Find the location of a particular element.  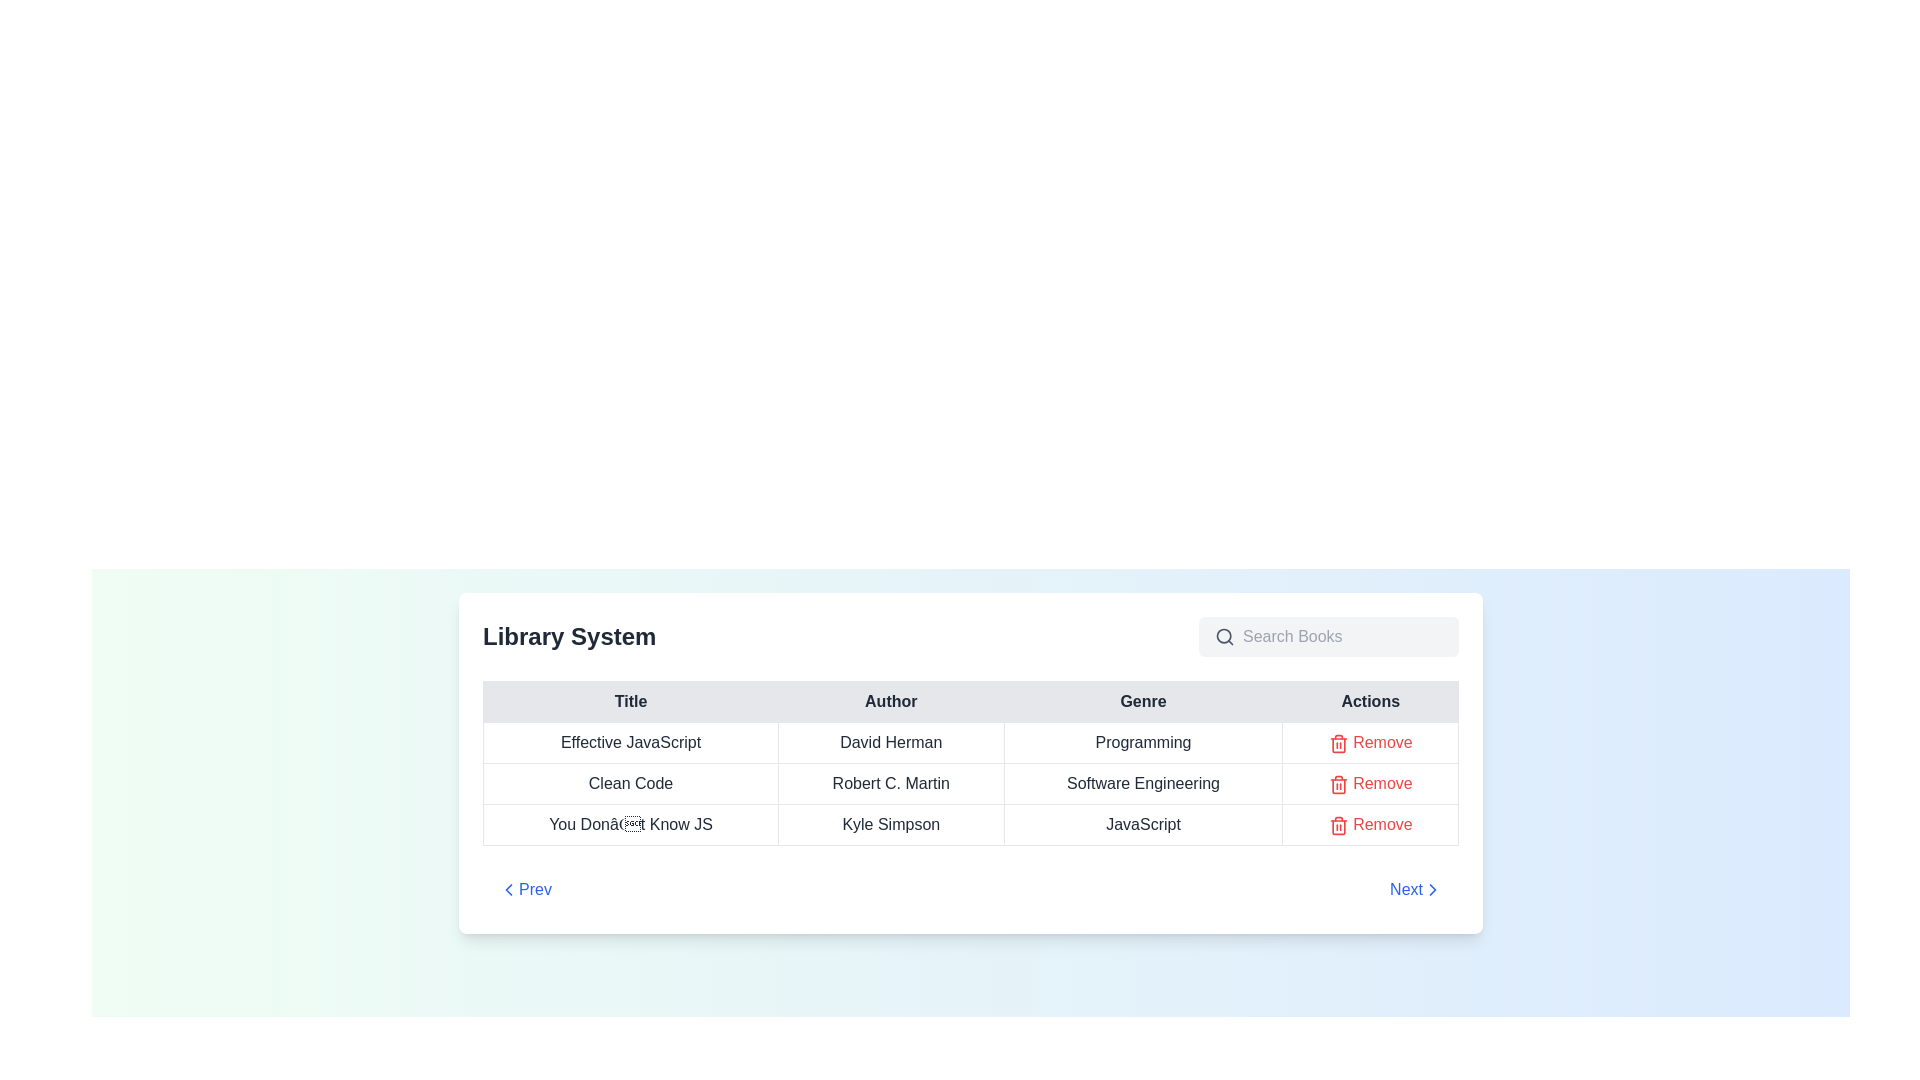

the 'Actions' header in the table, which categorizes the subsequent data rows under this label is located at coordinates (1369, 701).